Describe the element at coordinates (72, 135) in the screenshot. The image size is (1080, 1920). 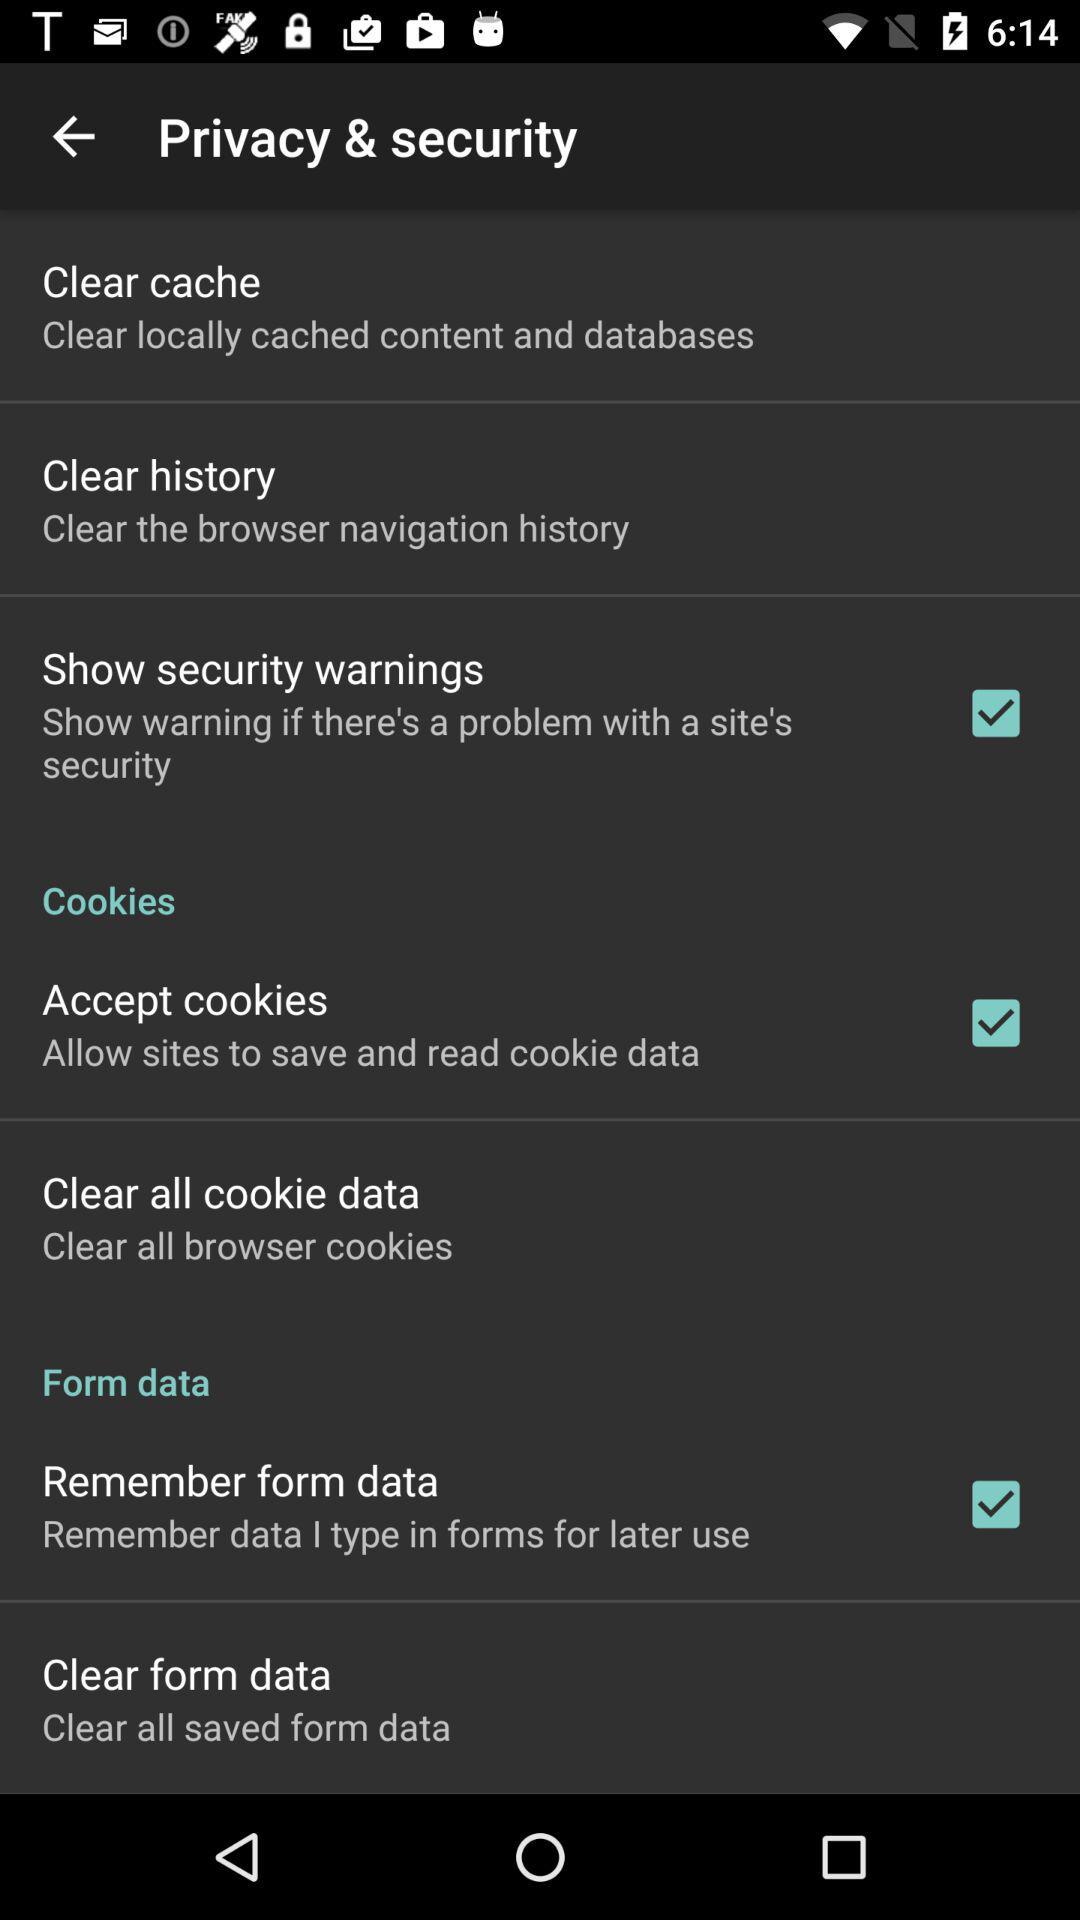
I see `app next to the privacy & security app` at that location.